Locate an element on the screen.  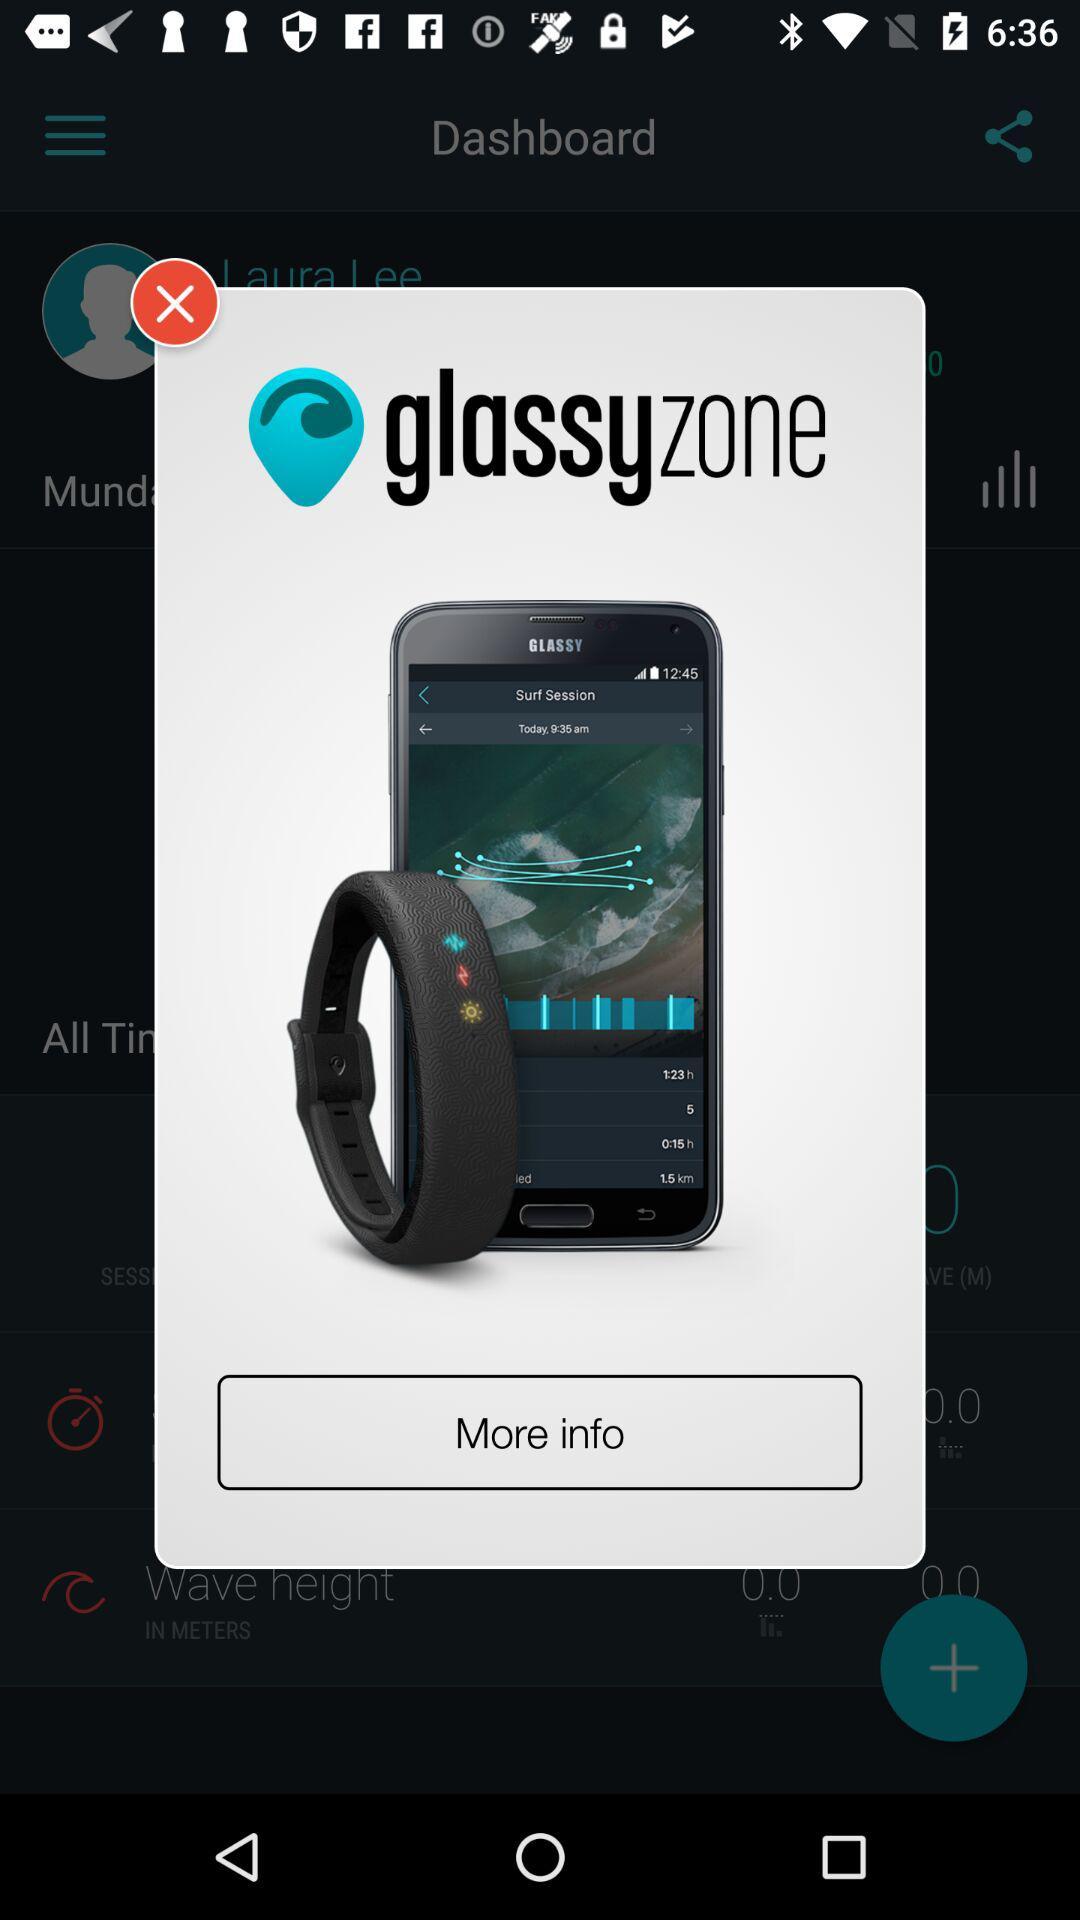
the item at the top left corner is located at coordinates (188, 321).